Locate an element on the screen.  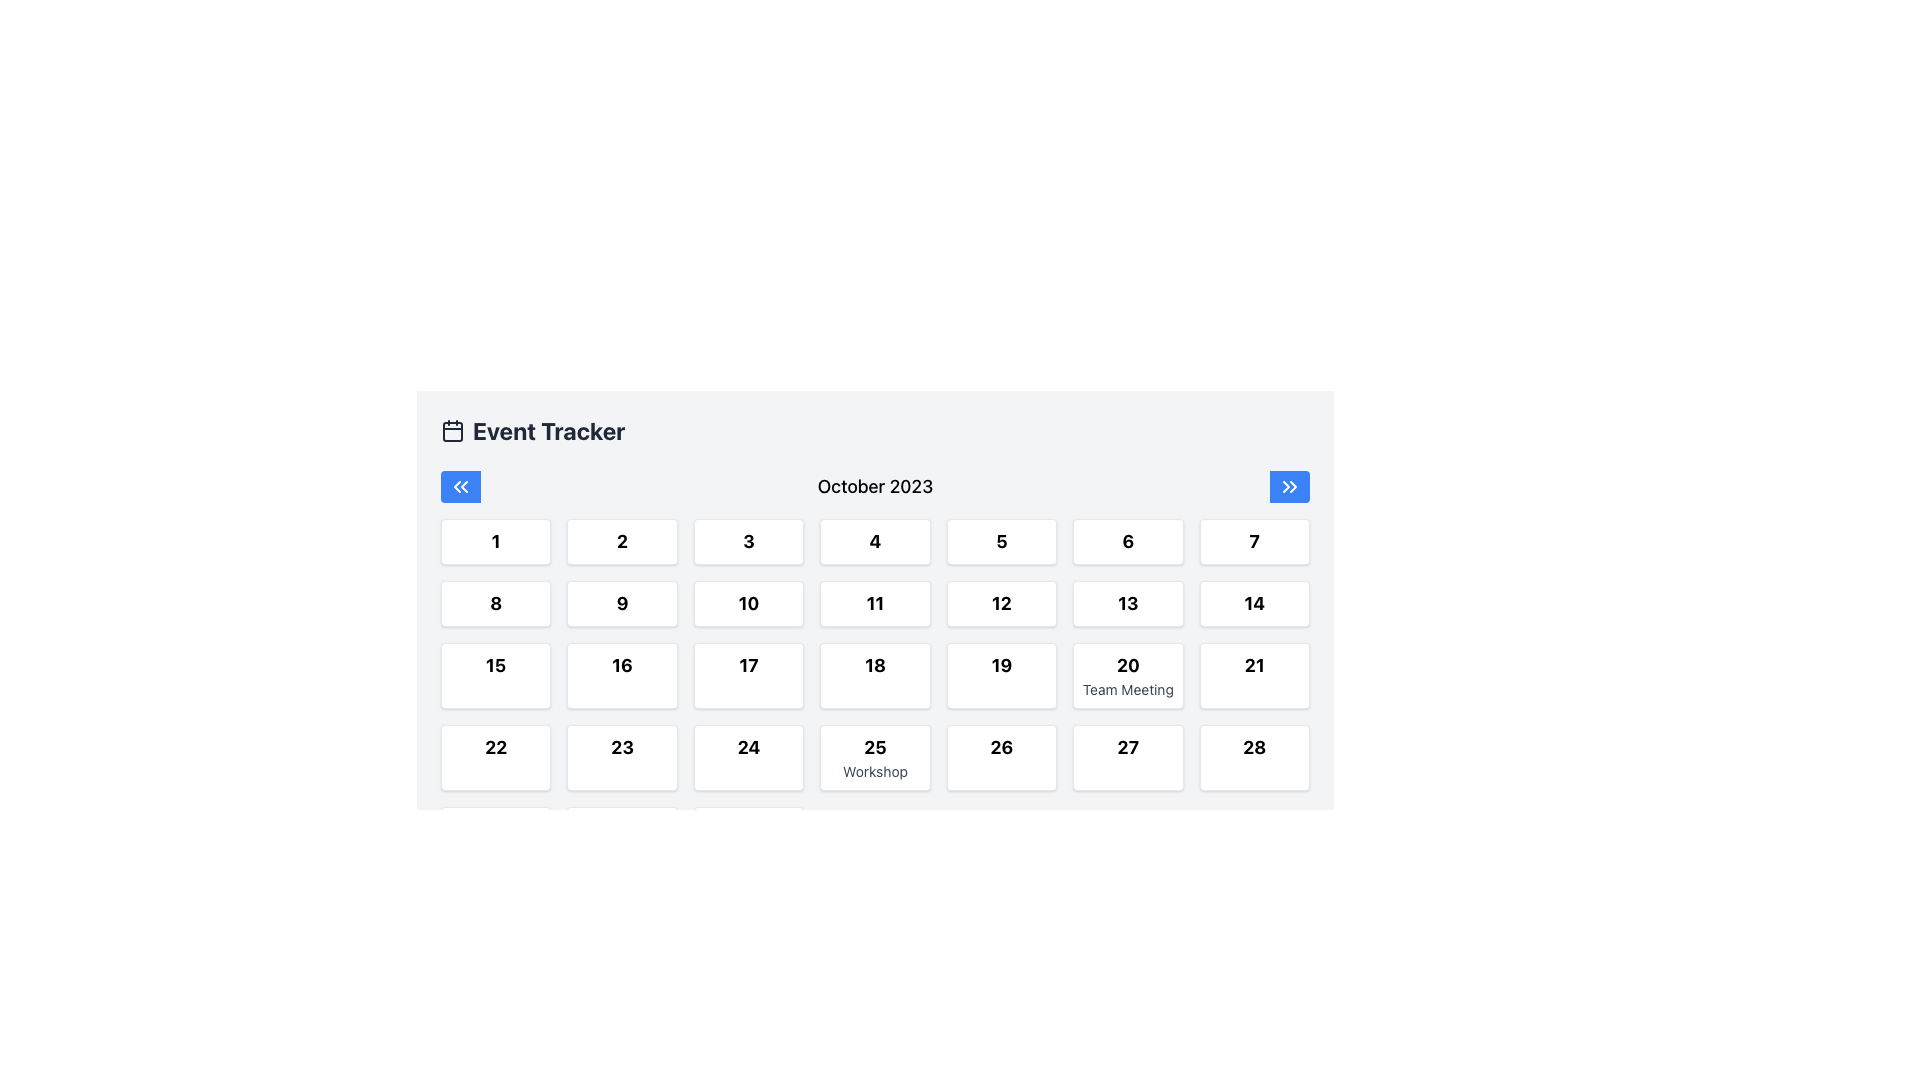
the text element indicating the 17th day of the month in the calendar grid is located at coordinates (747, 666).